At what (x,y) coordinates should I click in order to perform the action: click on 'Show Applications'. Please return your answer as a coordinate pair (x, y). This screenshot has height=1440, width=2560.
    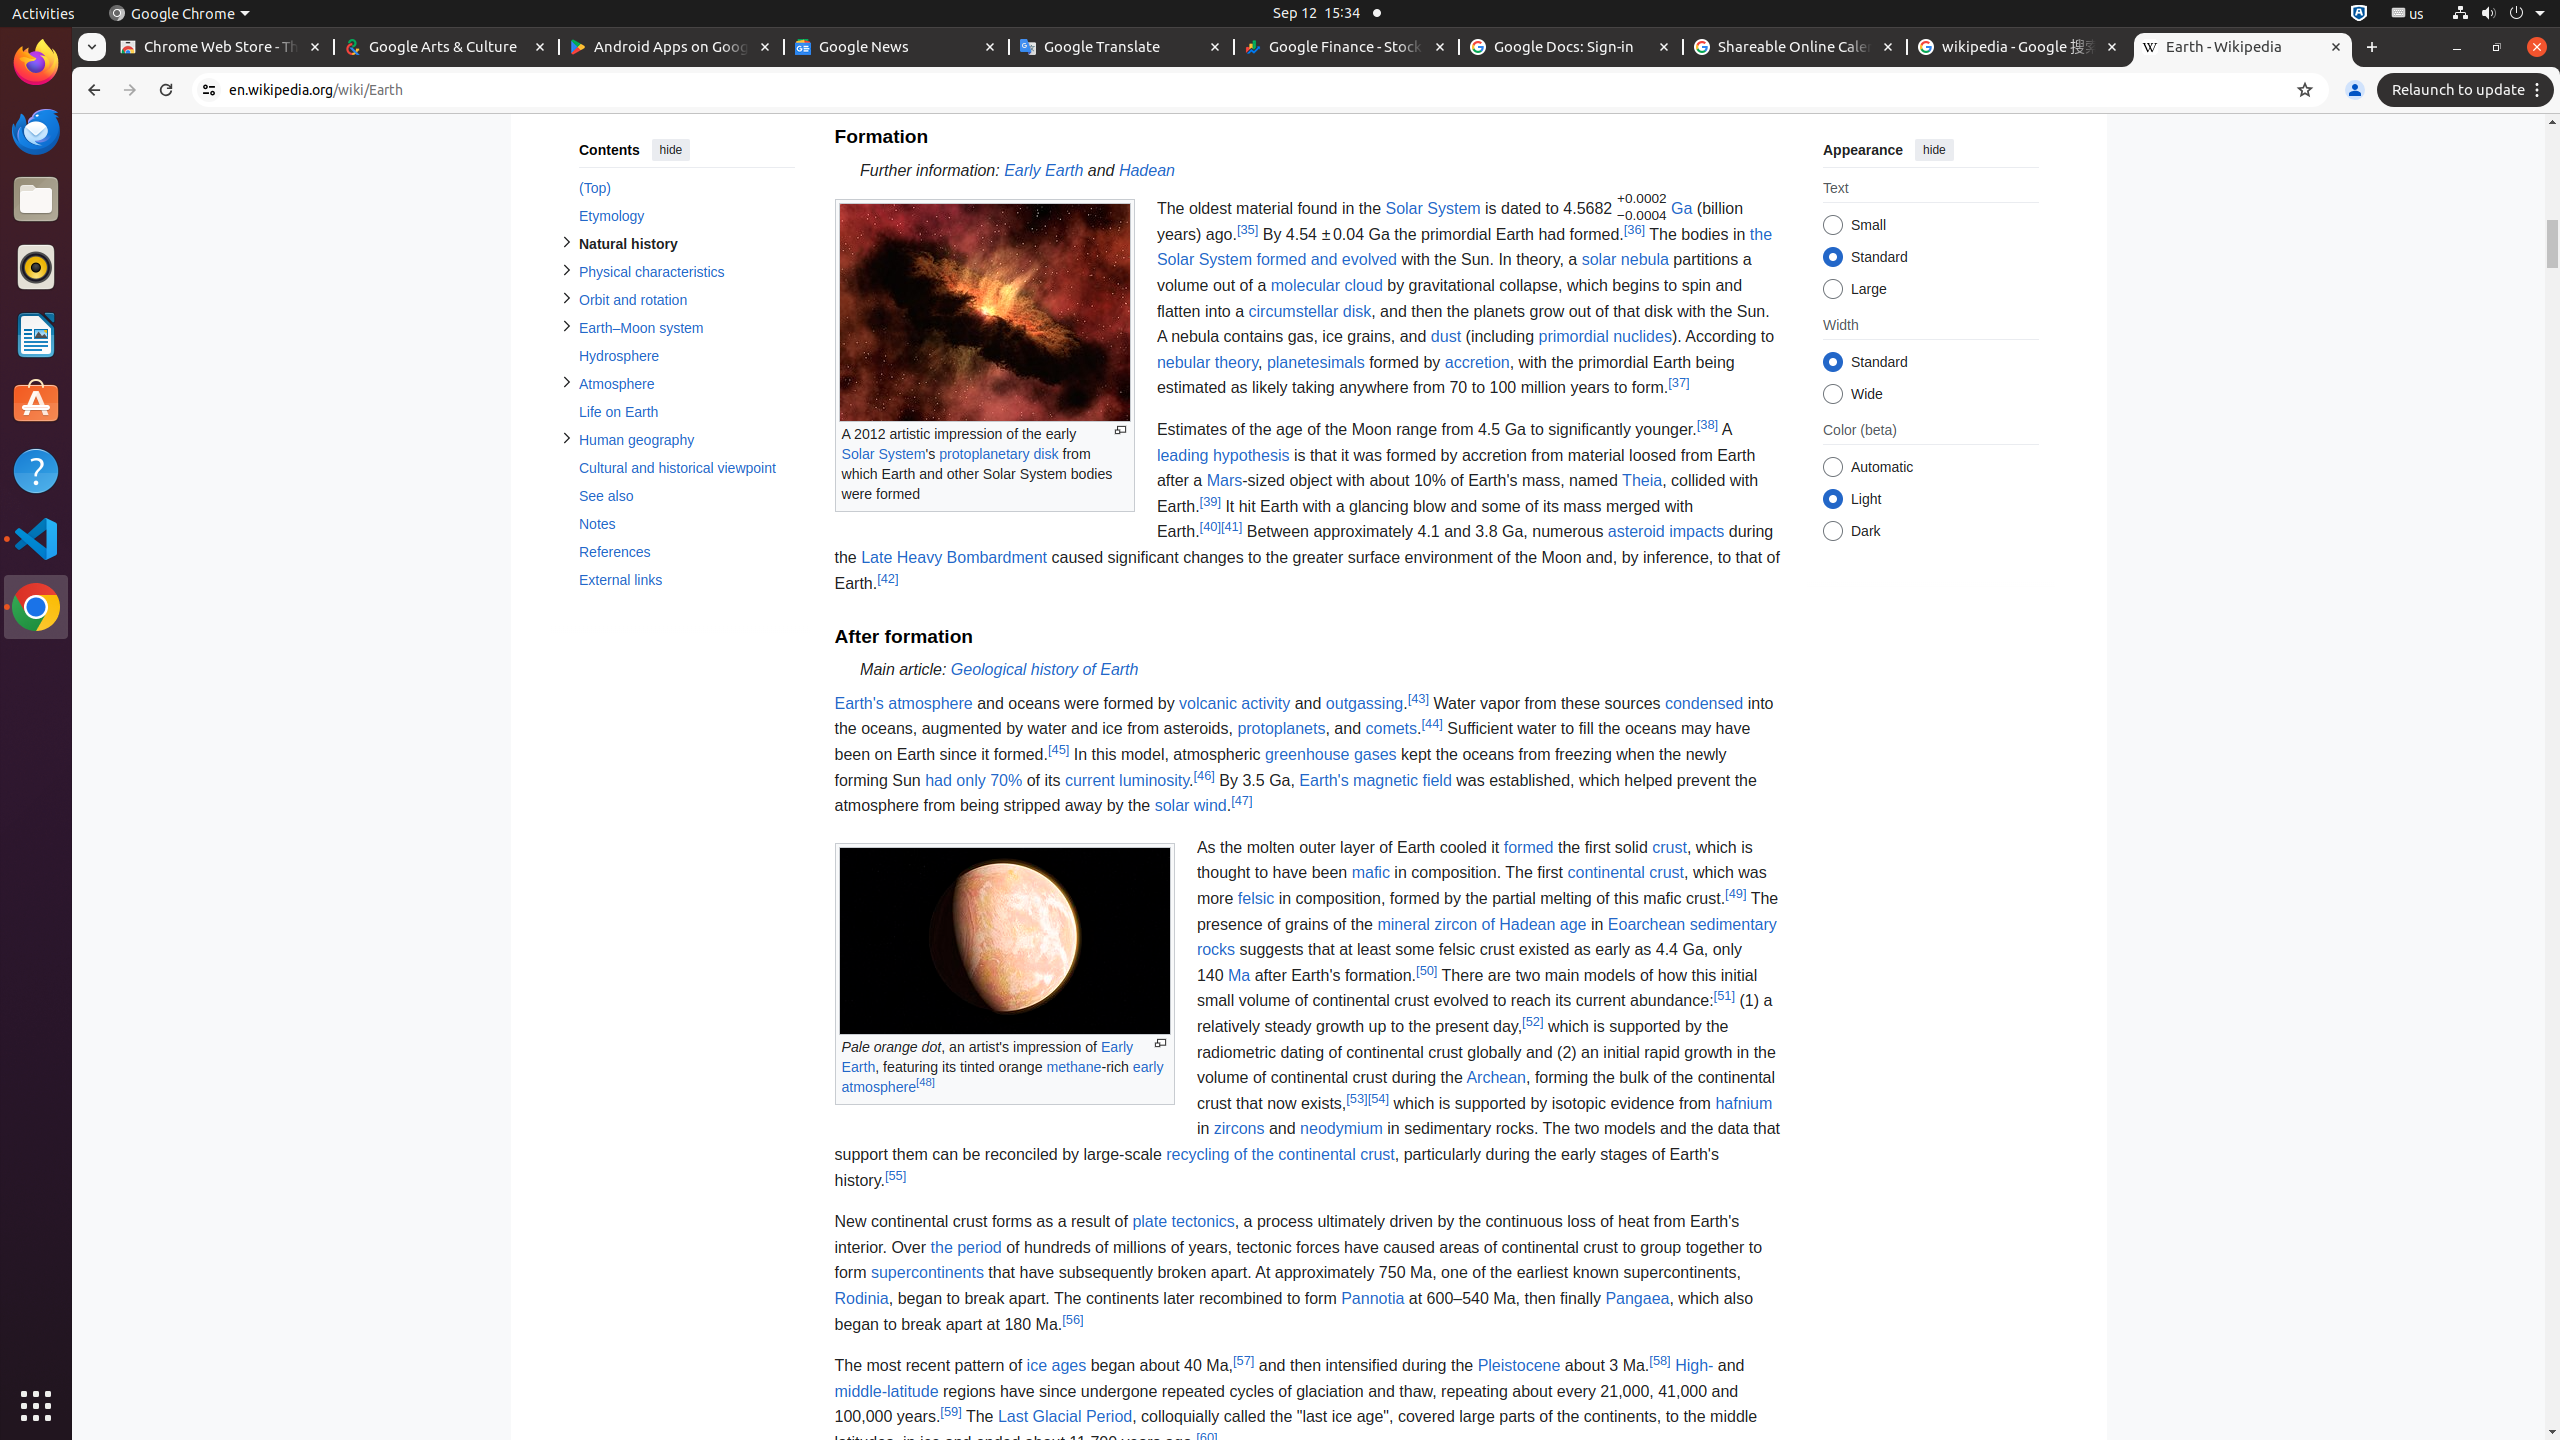
    Looking at the image, I should click on (36, 1405).